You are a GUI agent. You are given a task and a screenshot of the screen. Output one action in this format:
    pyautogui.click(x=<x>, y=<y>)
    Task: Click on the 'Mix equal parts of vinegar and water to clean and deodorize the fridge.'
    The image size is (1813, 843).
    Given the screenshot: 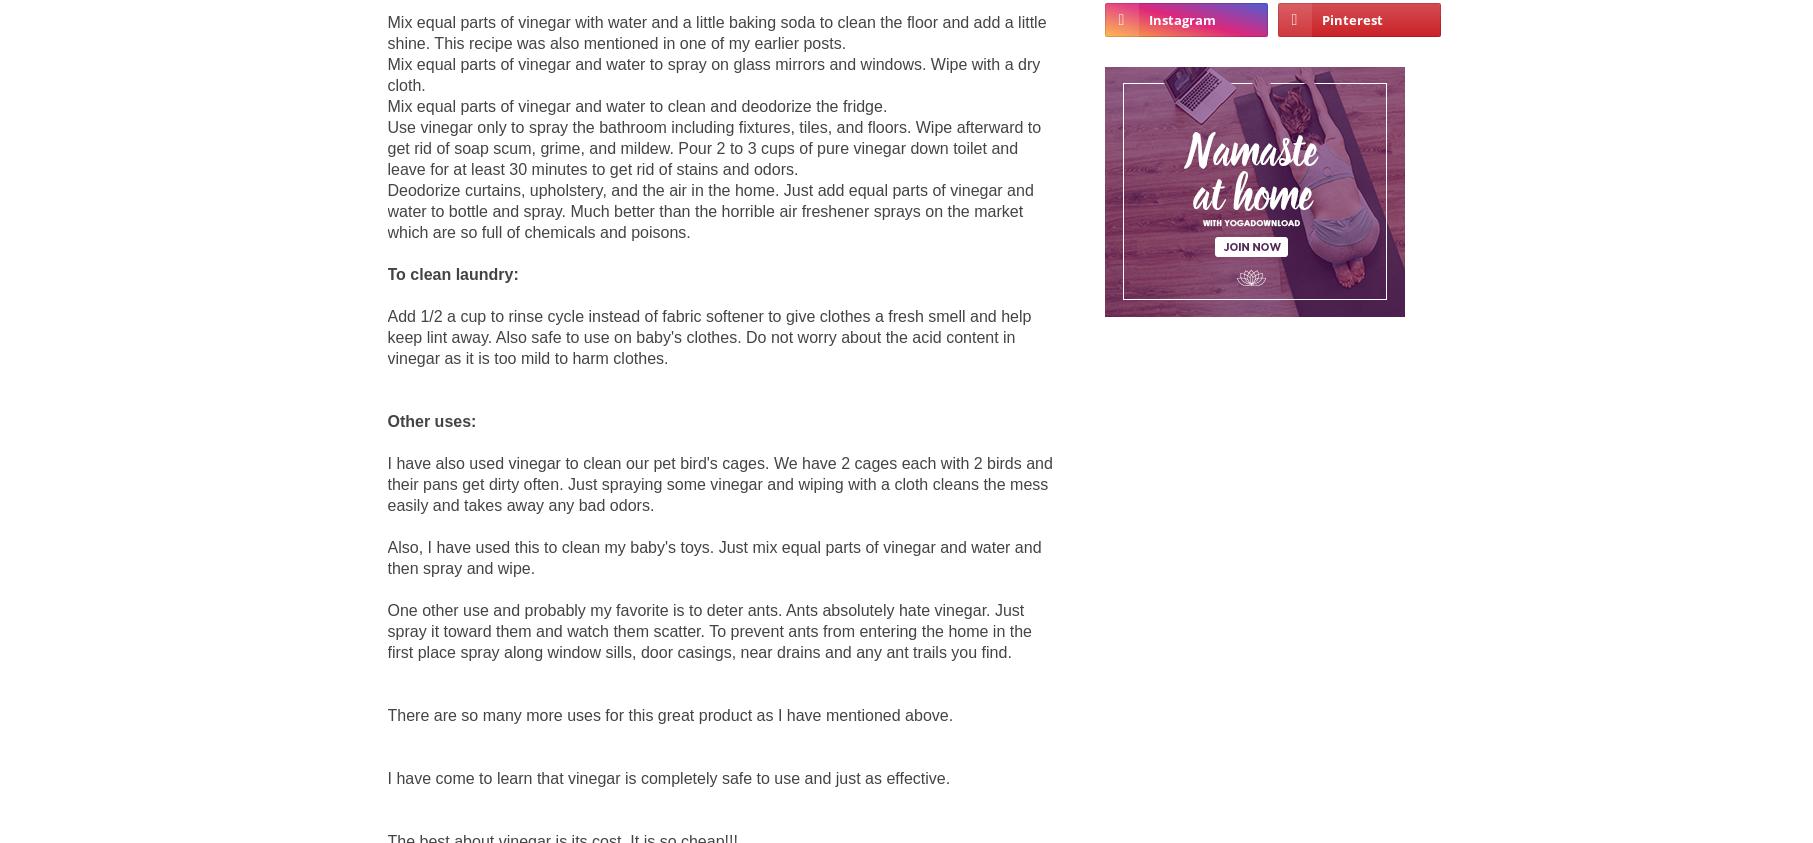 What is the action you would take?
    pyautogui.click(x=637, y=104)
    